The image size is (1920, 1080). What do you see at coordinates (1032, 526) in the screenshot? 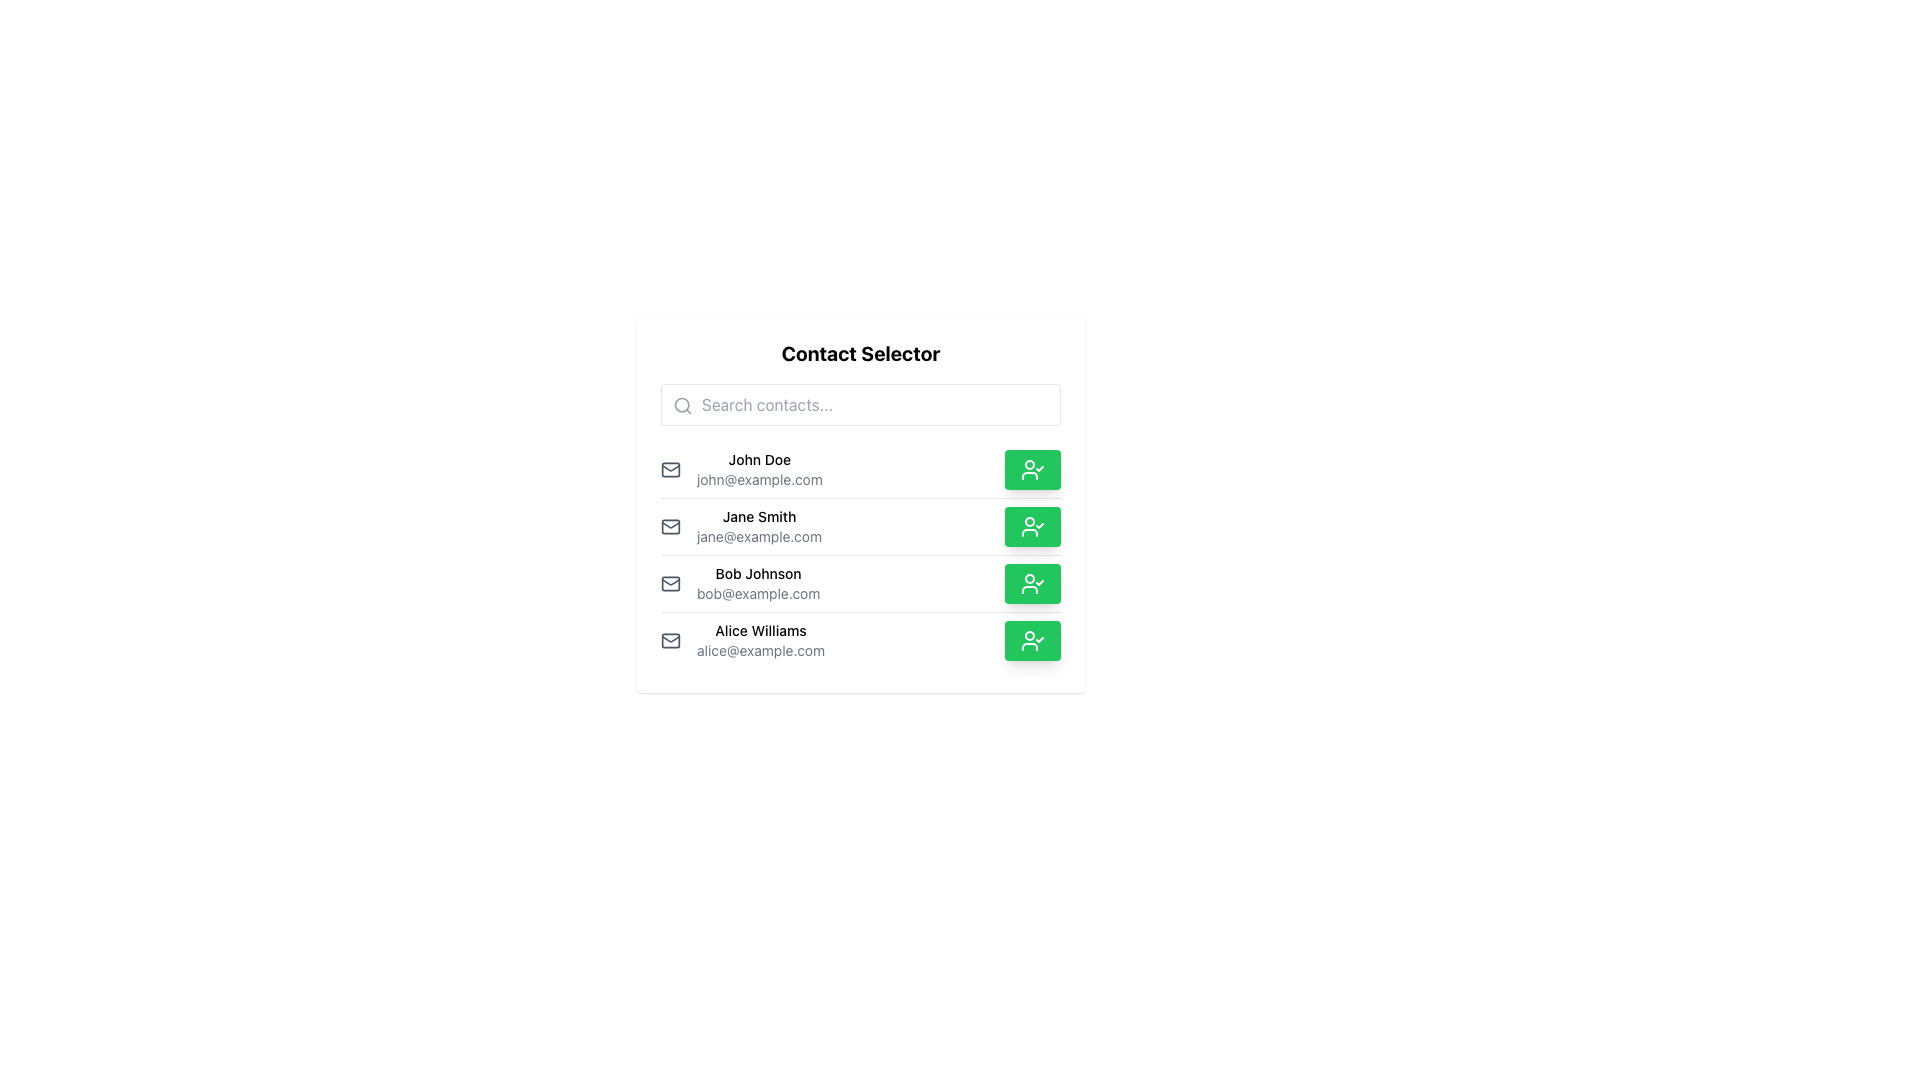
I see `the SVG icon within the green rectangular button adjacent to the contact 'Jane Smith'` at bounding box center [1032, 526].